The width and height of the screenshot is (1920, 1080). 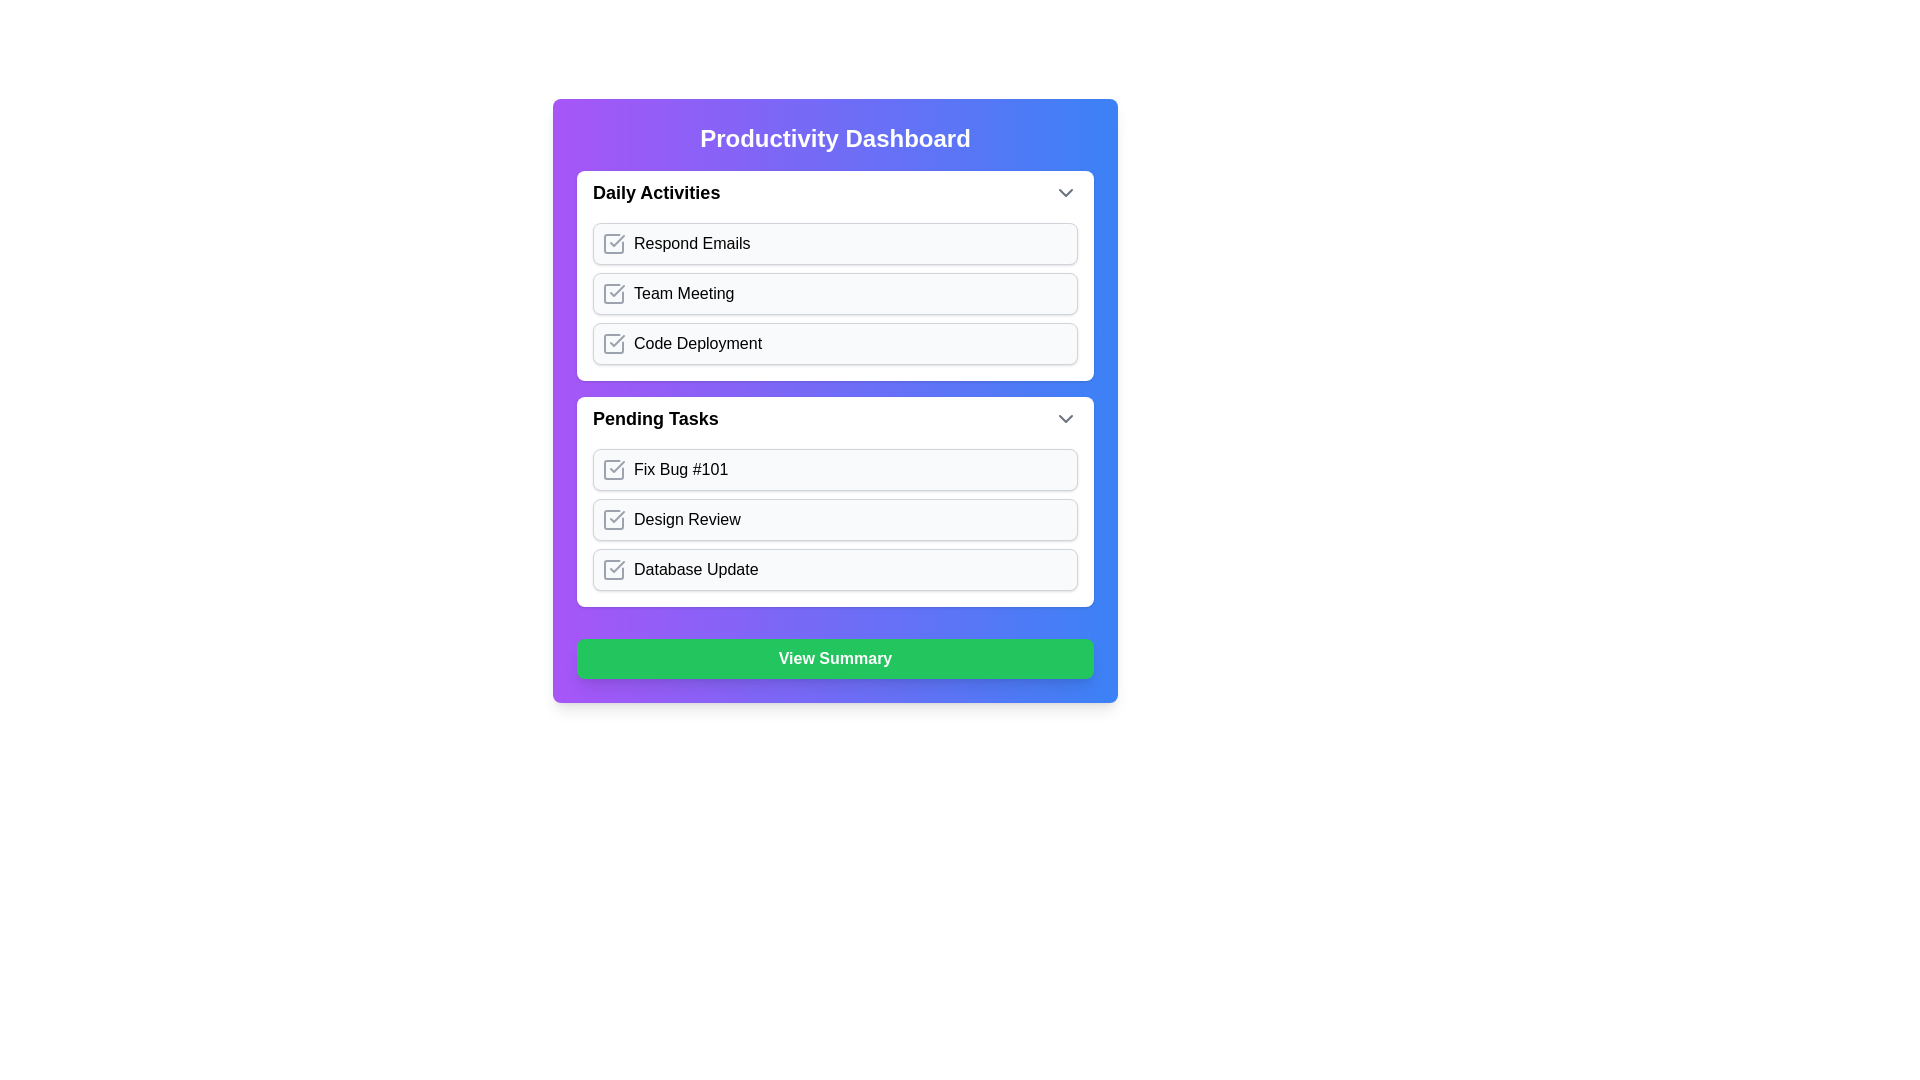 What do you see at coordinates (1064, 418) in the screenshot?
I see `the downward-pointing gray chevron icon located to the far right of the 'Pending Tasks' section header, aligned with the text 'Pending Tasks'` at bounding box center [1064, 418].